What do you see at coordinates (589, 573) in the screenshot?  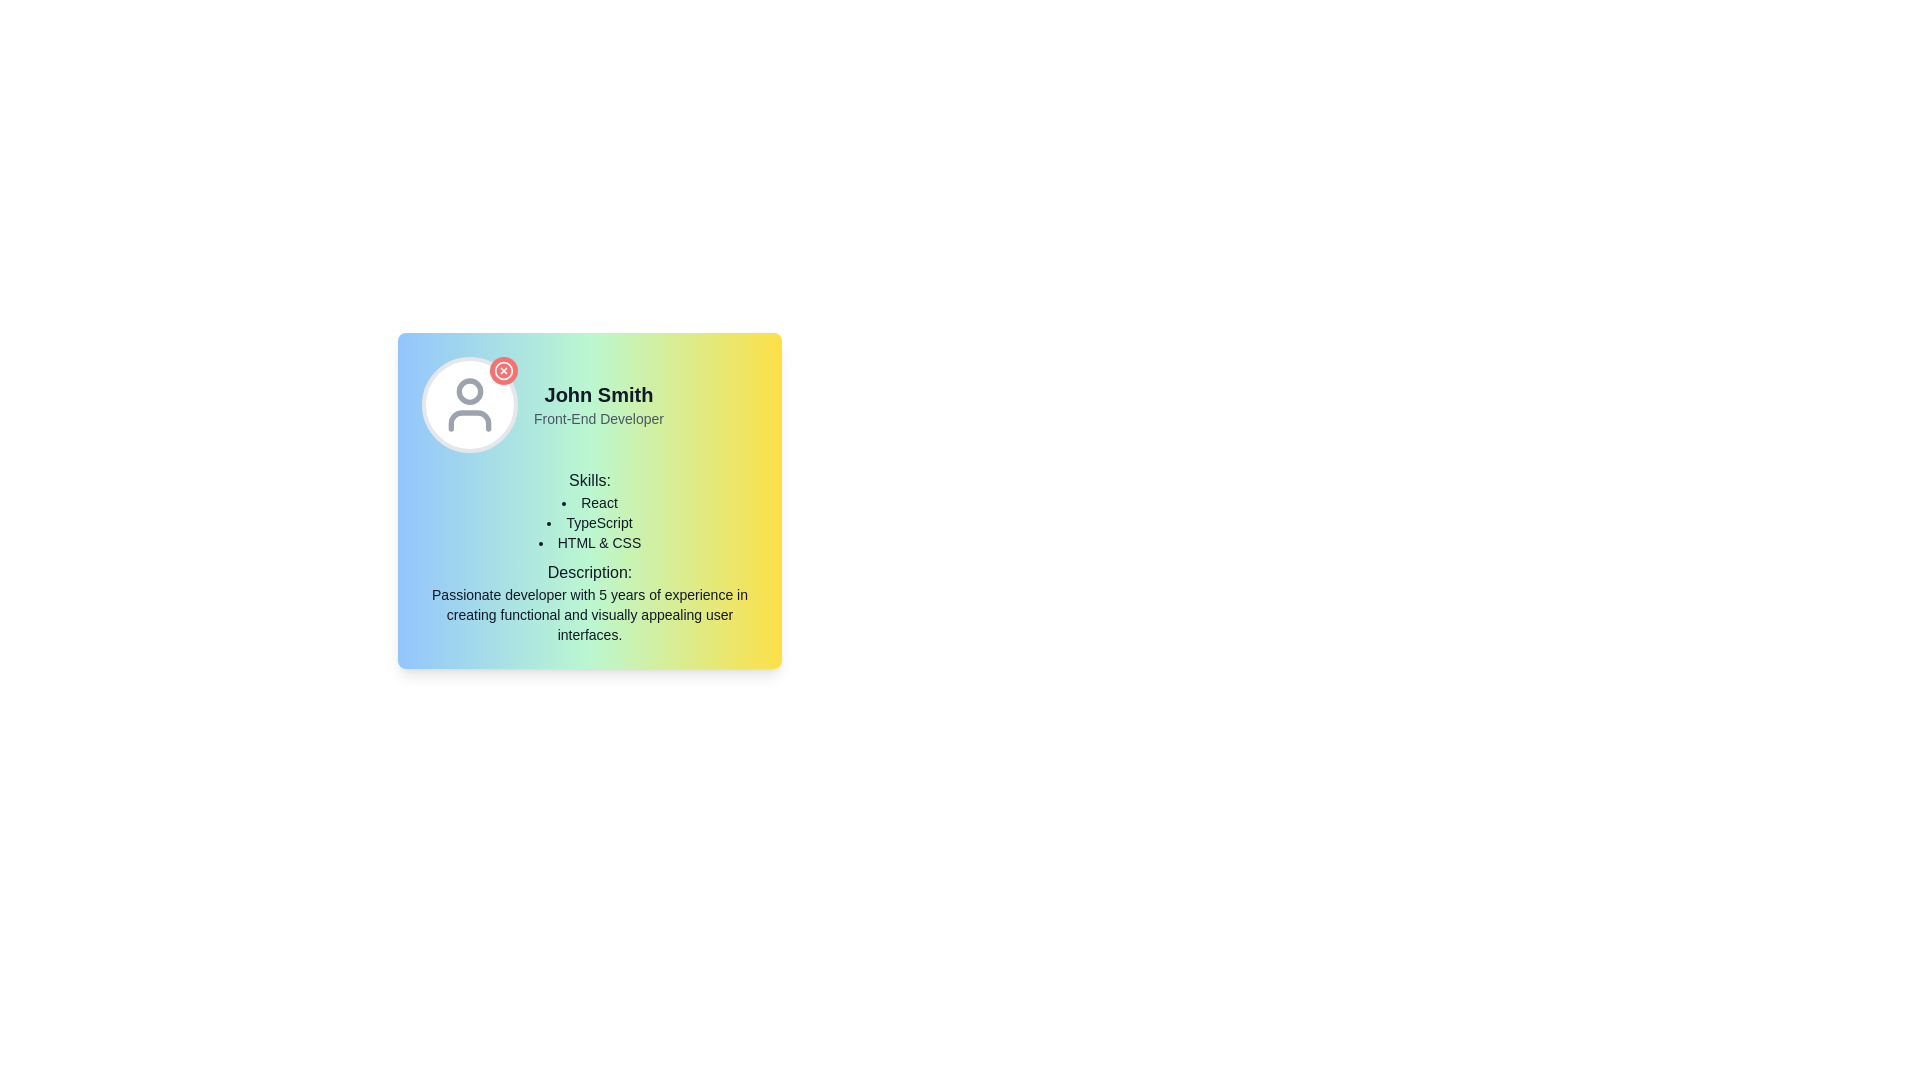 I see `the text label that introduces the developer's experience in the card layout on the left side of the interface` at bounding box center [589, 573].